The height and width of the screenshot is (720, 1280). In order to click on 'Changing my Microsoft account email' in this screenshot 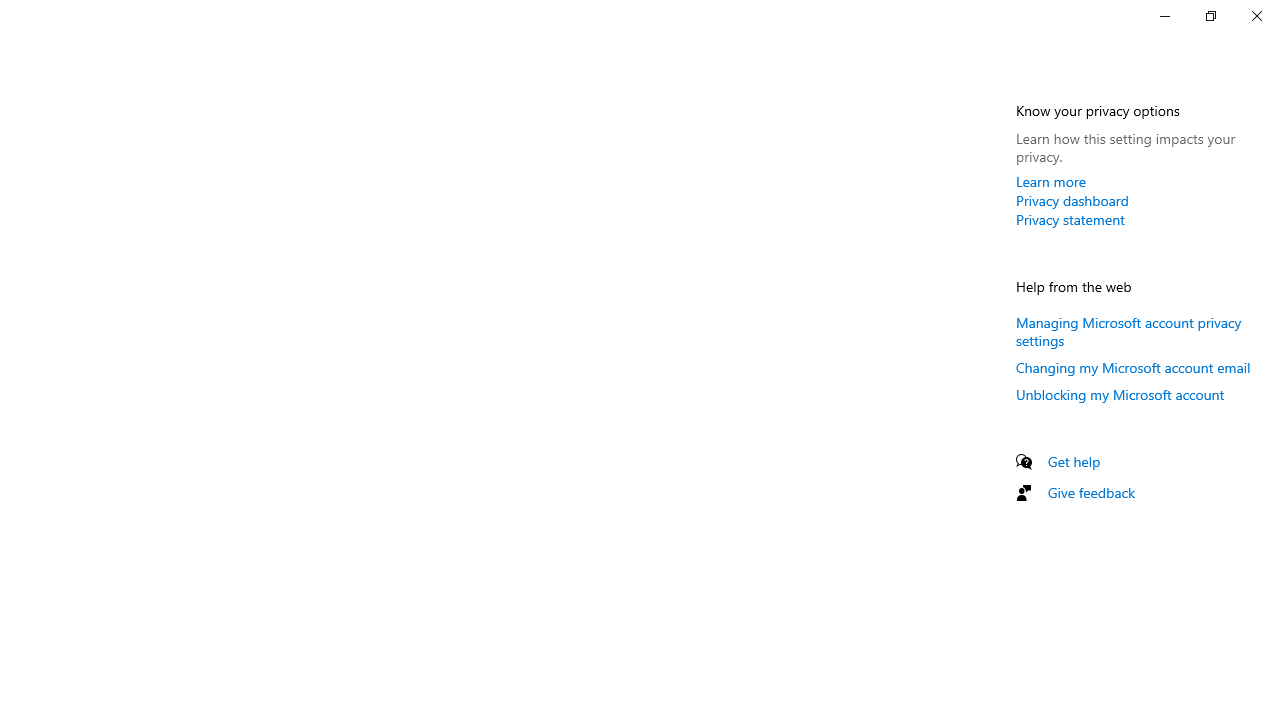, I will do `click(1133, 367)`.